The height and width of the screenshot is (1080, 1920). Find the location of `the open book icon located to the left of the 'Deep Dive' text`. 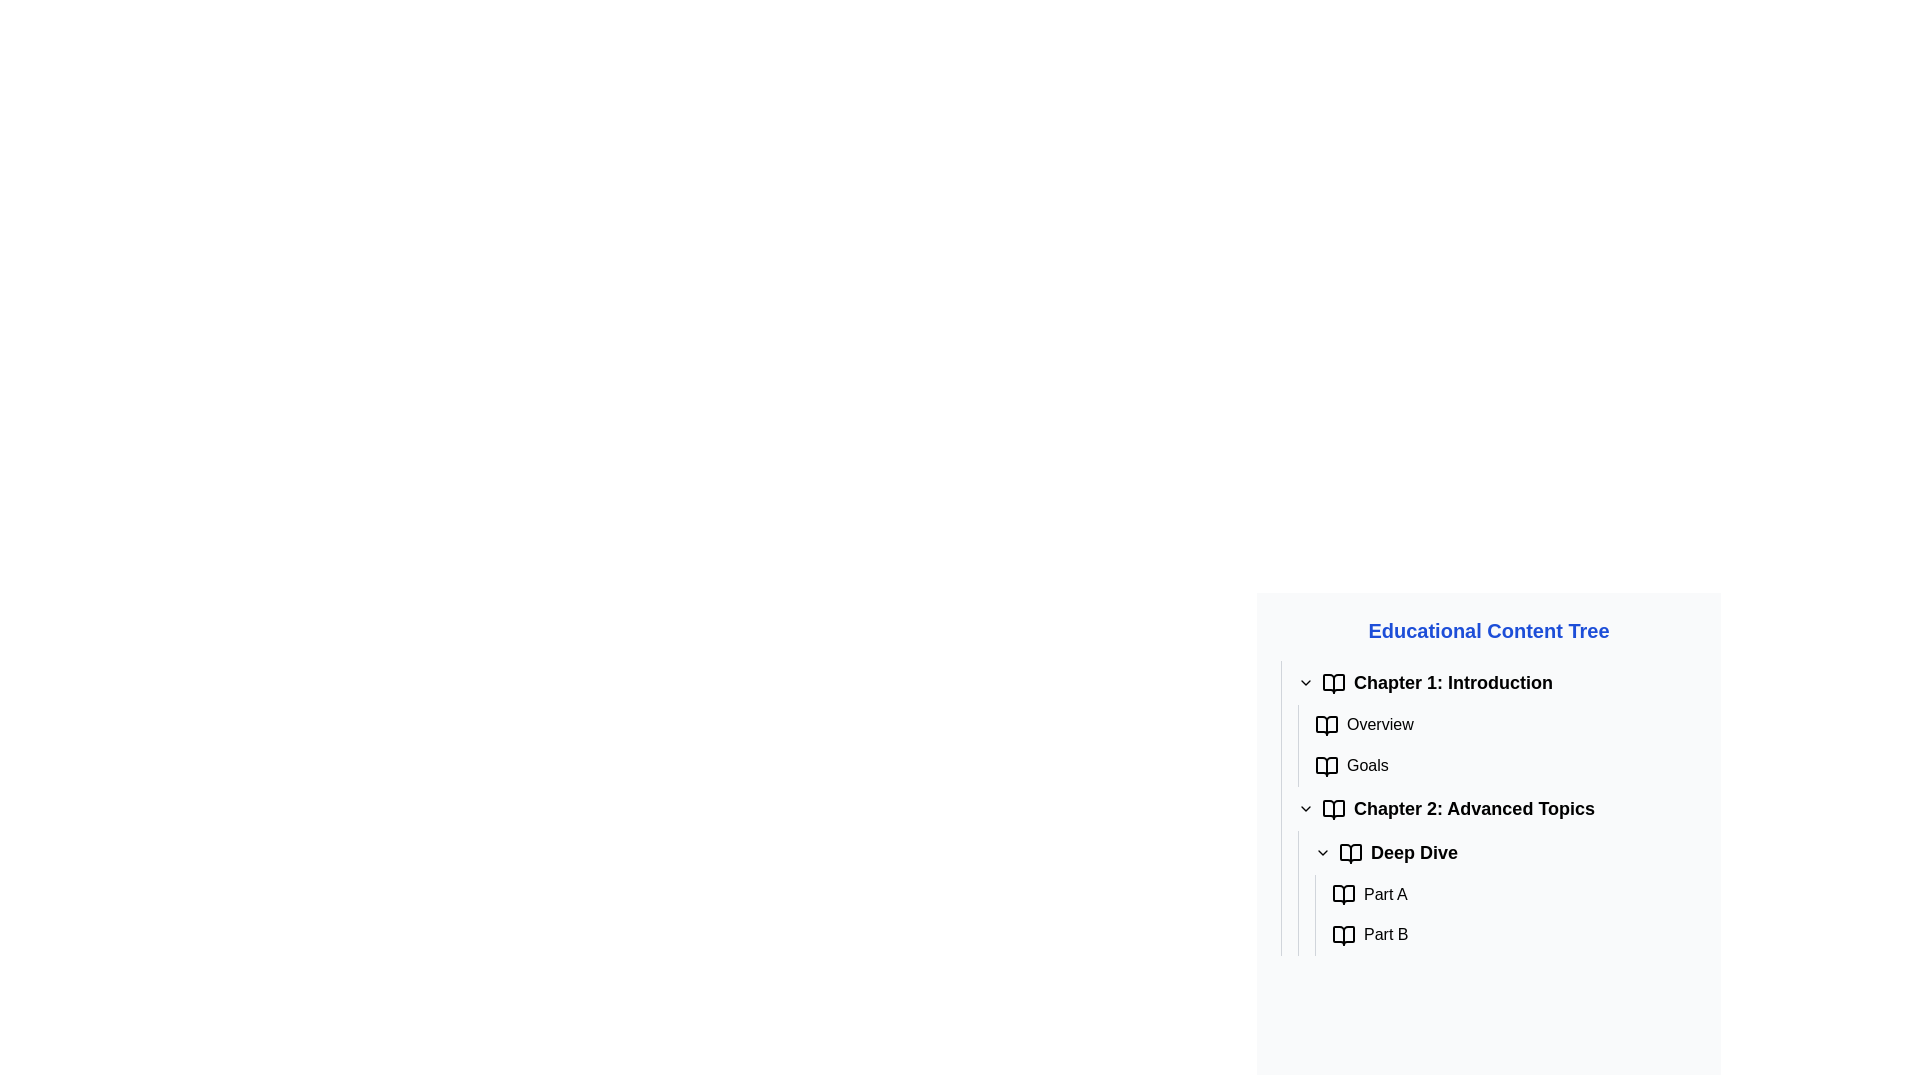

the open book icon located to the left of the 'Deep Dive' text is located at coordinates (1350, 852).